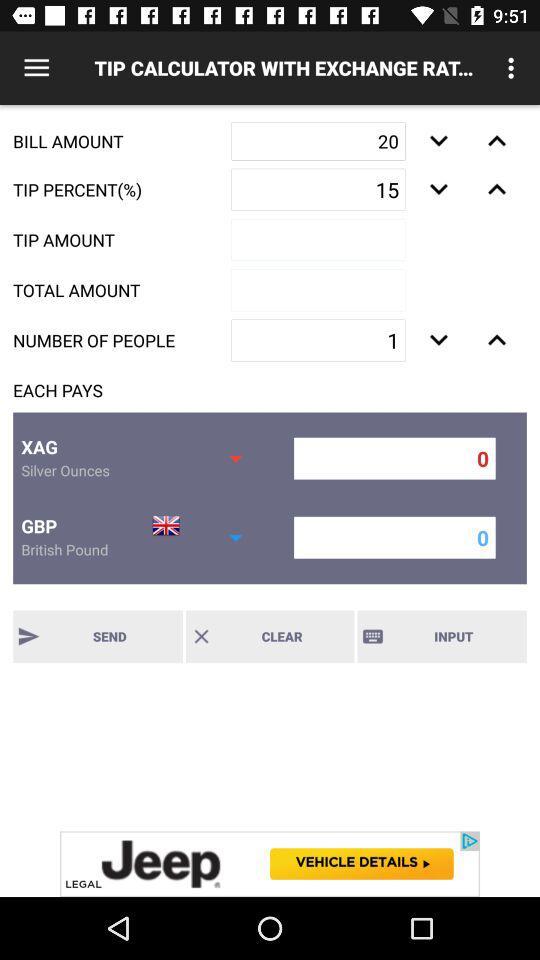  I want to click on the expand_less icon, so click(496, 189).